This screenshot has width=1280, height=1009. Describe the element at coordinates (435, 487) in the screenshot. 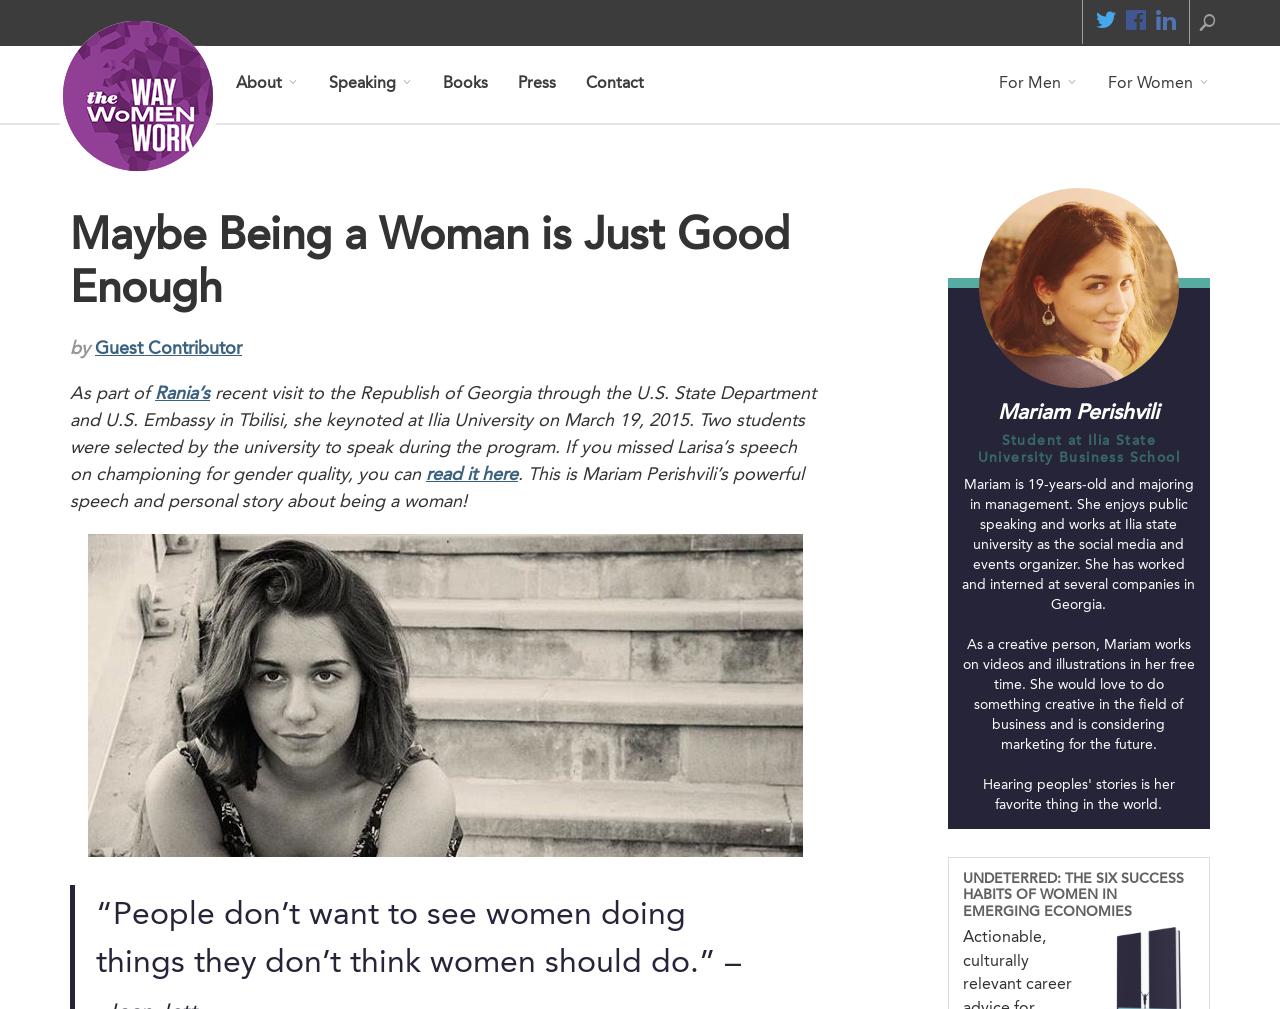

I see `'. This is Mariam Perishvili’s powerful speech and personal story about being a woman!'` at that location.